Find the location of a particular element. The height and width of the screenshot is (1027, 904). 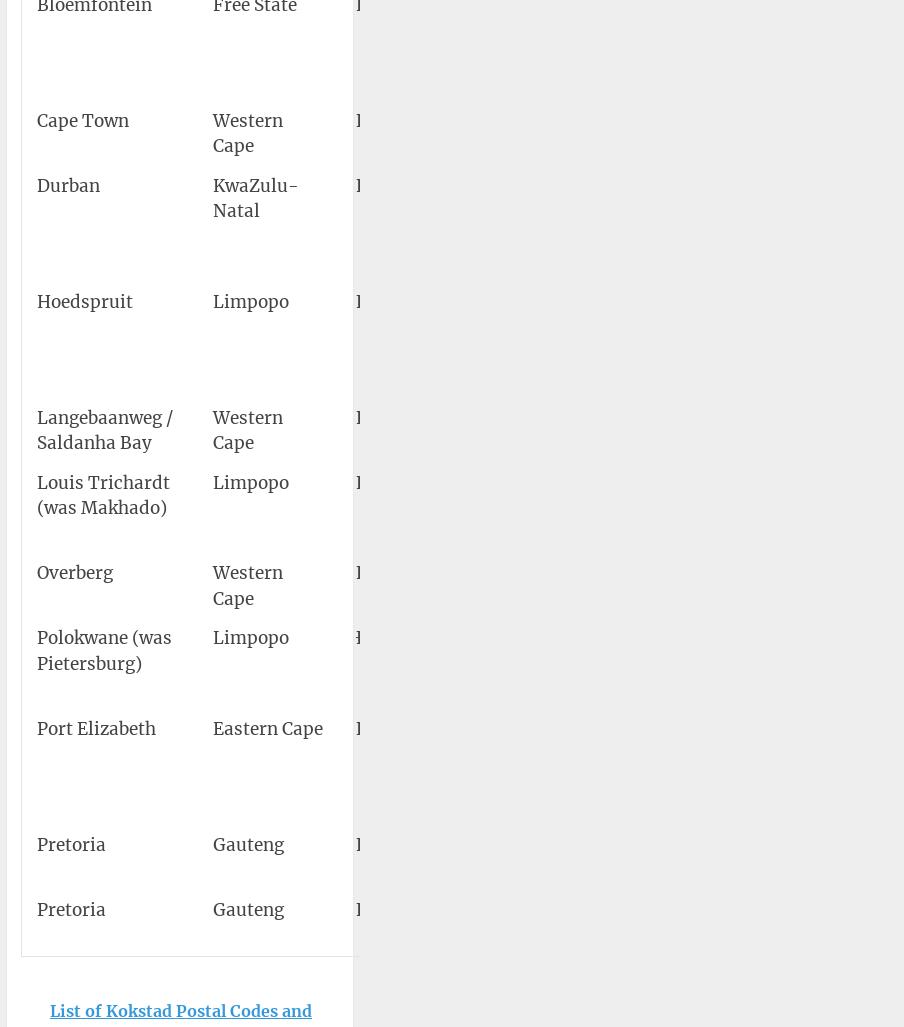

'FAOB' is located at coordinates (378, 572).